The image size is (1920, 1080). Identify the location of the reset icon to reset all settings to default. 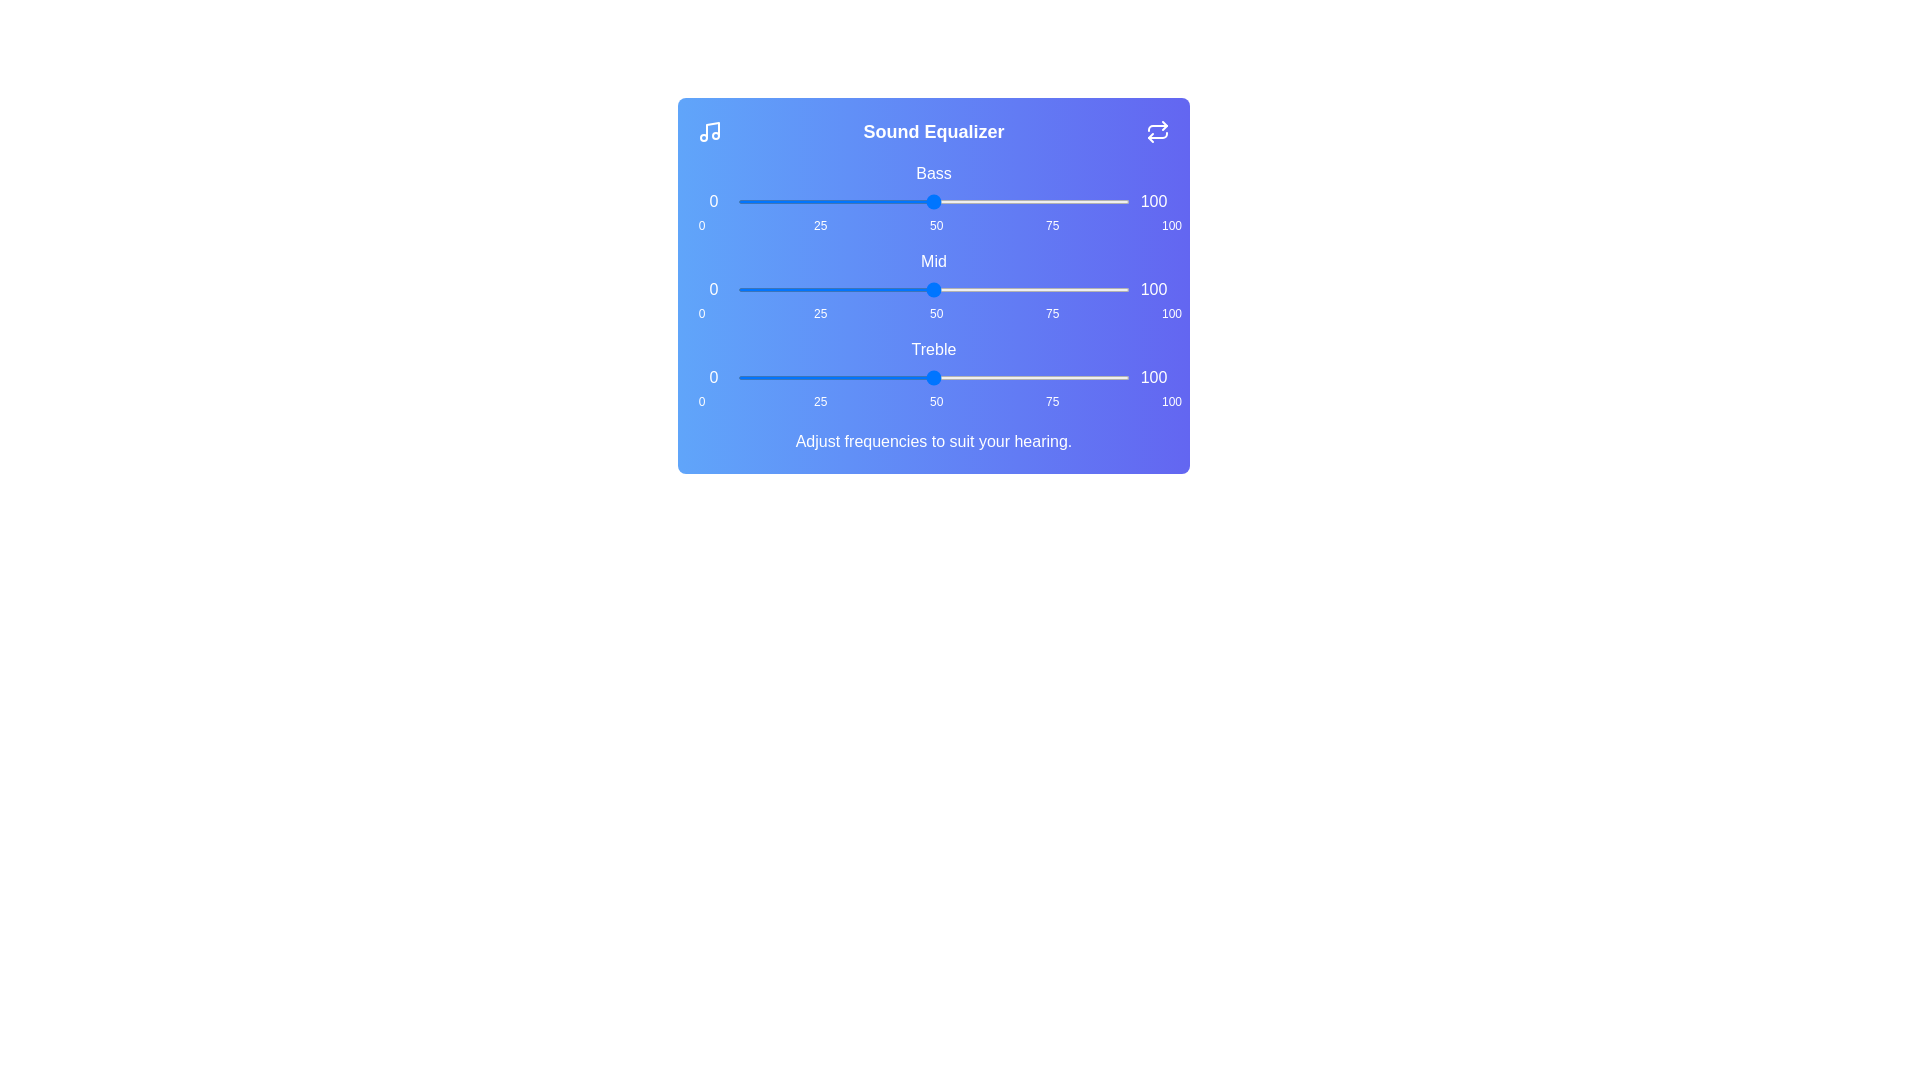
(1157, 131).